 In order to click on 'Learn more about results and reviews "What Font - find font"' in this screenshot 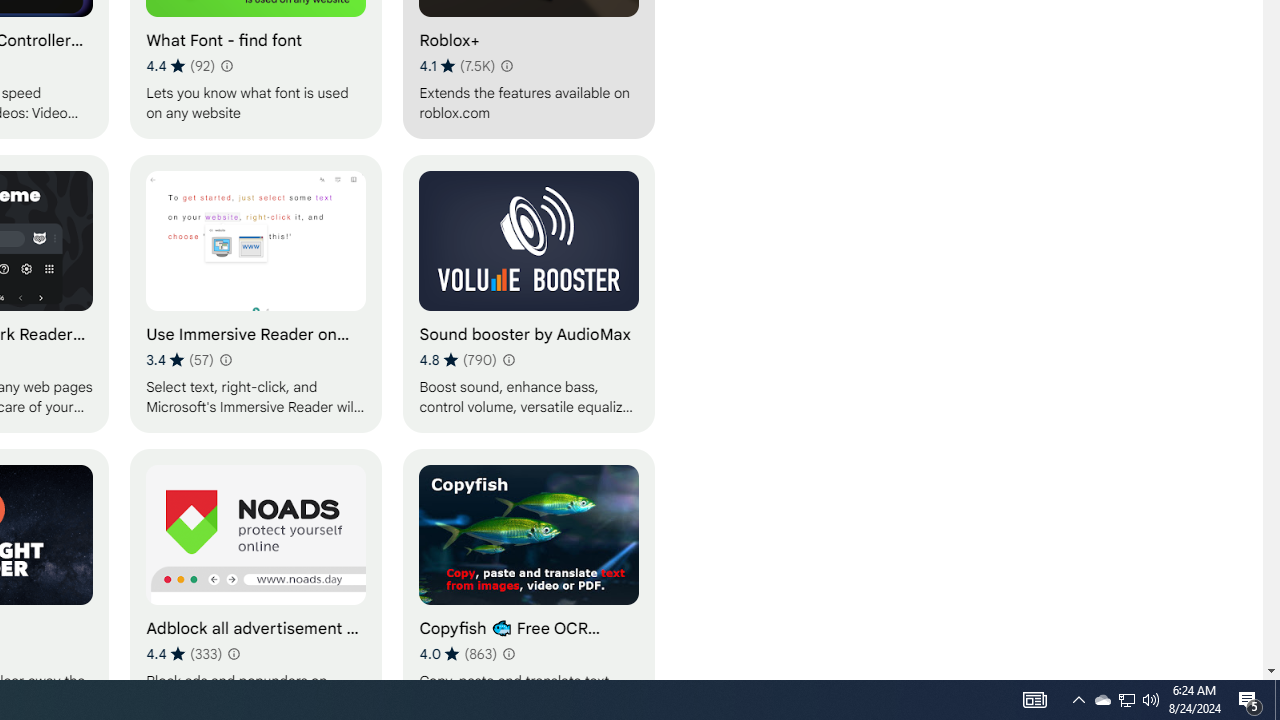, I will do `click(226, 64)`.